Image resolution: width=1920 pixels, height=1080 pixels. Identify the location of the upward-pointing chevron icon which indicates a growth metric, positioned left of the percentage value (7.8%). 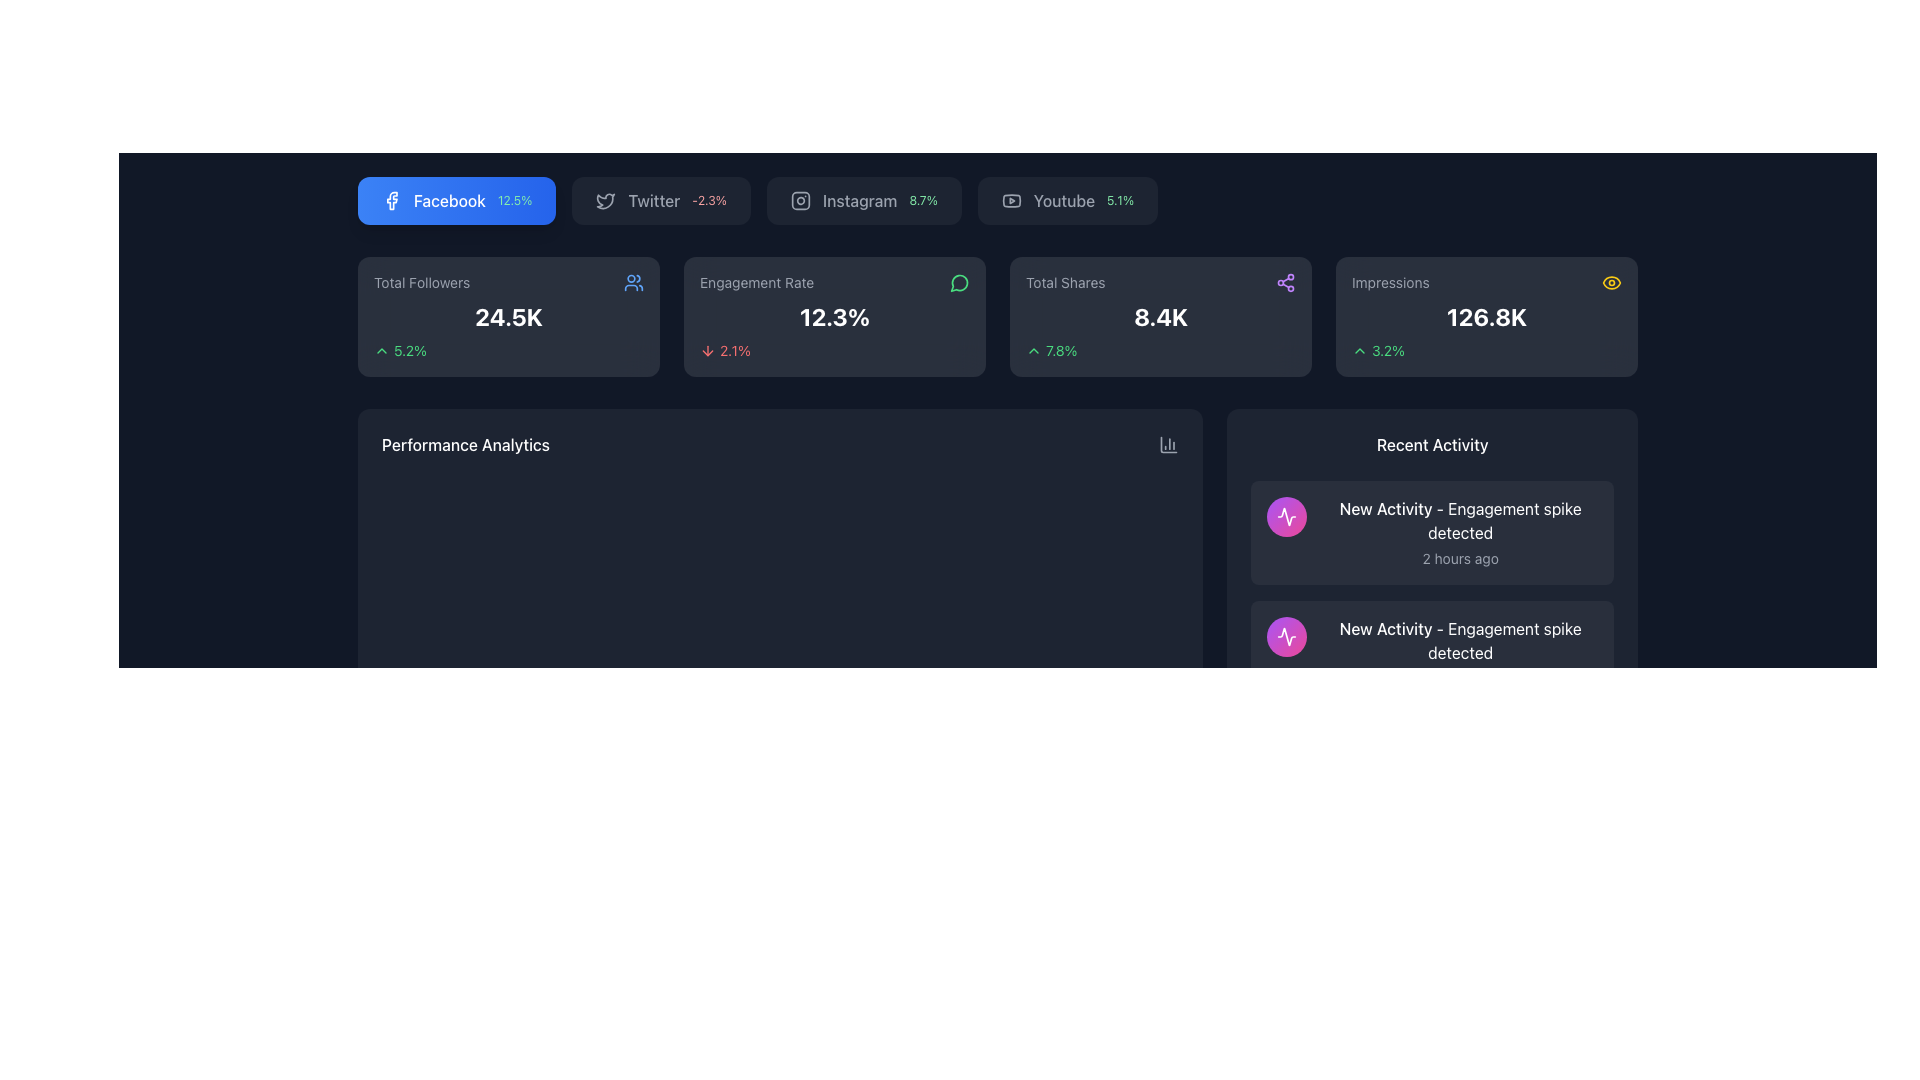
(1033, 350).